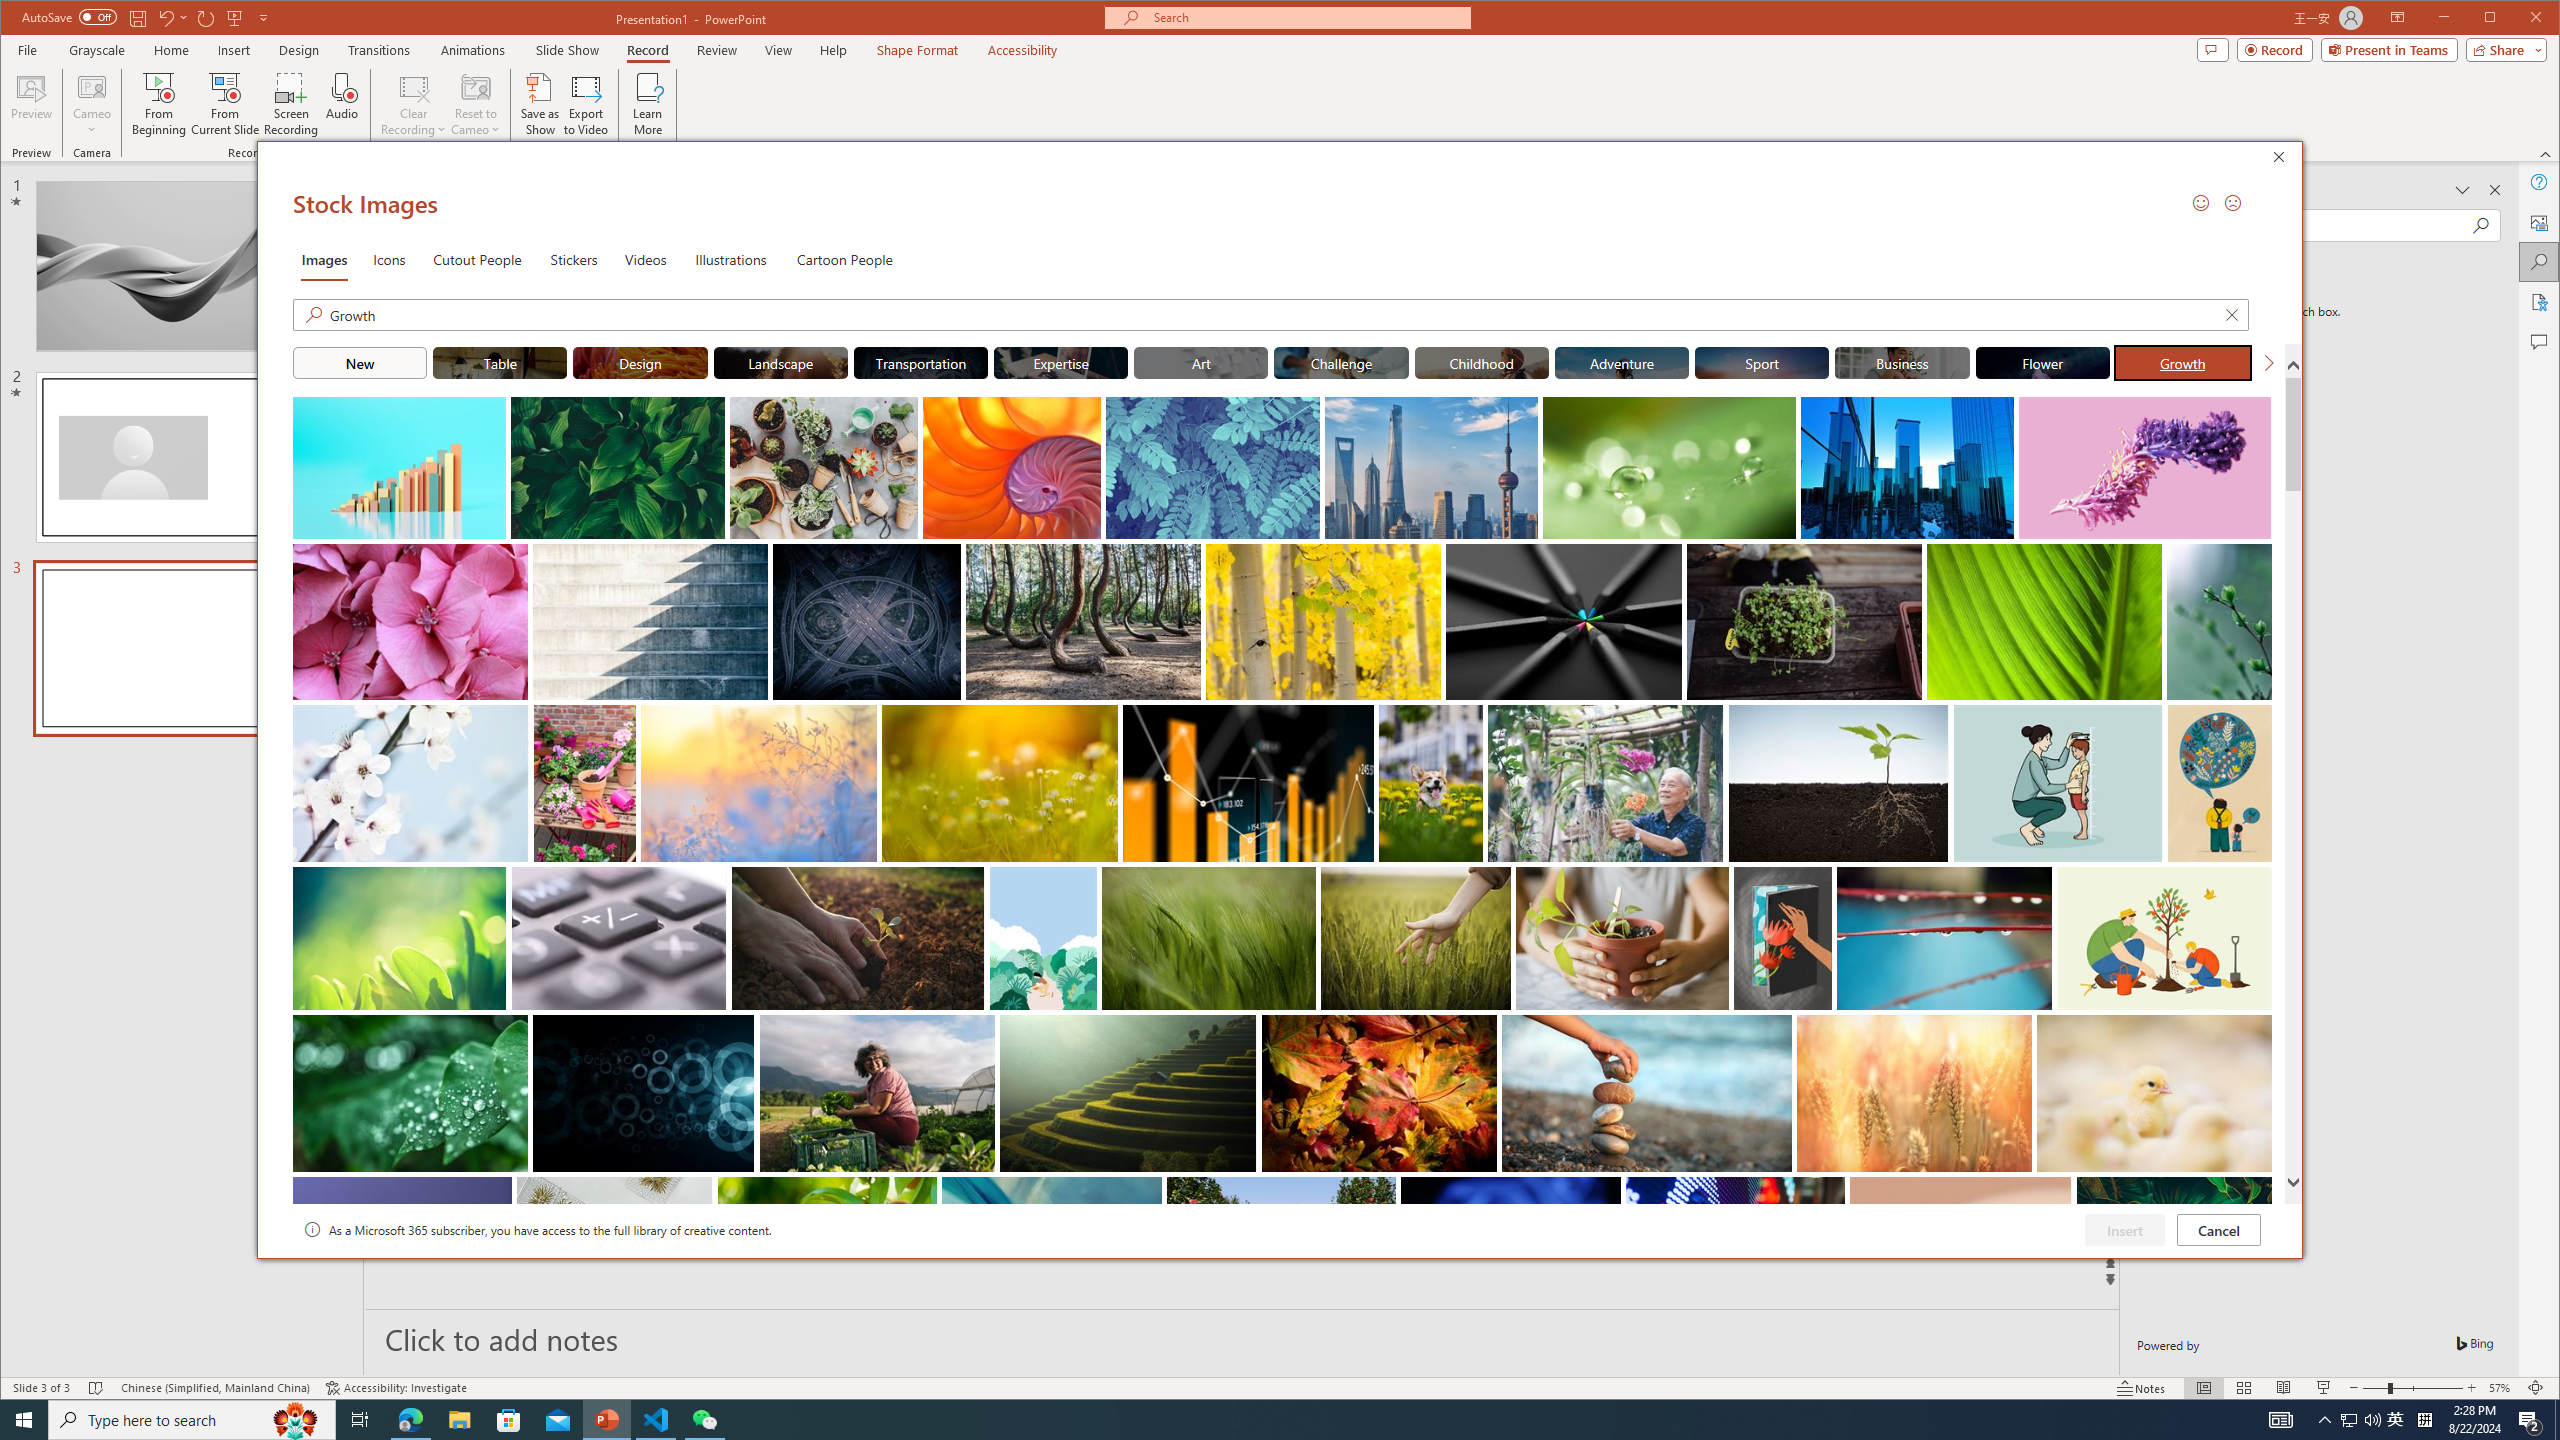 The height and width of the screenshot is (1440, 2560). What do you see at coordinates (917, 49) in the screenshot?
I see `'Shape Format'` at bounding box center [917, 49].